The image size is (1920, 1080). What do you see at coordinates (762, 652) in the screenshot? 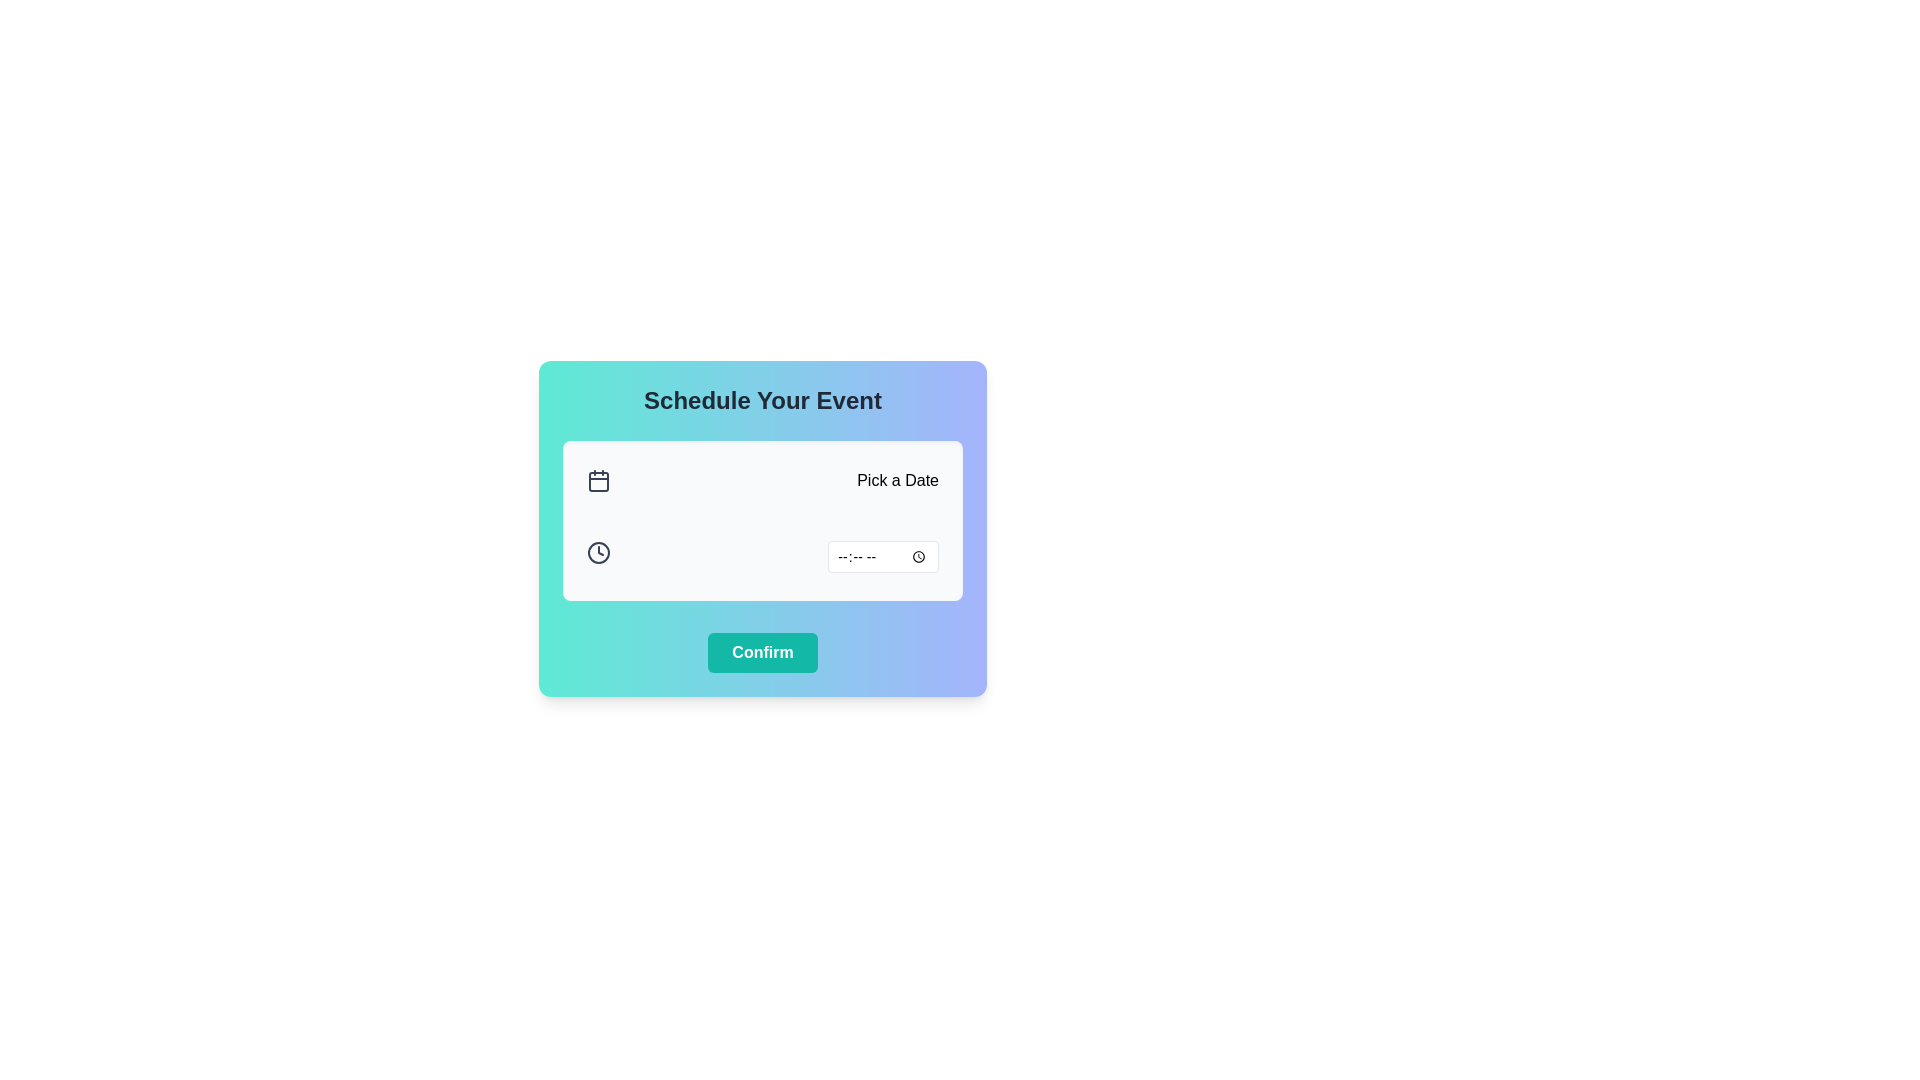
I see `the button that finalizes or submits the information in the 'Schedule Your Event' card` at bounding box center [762, 652].